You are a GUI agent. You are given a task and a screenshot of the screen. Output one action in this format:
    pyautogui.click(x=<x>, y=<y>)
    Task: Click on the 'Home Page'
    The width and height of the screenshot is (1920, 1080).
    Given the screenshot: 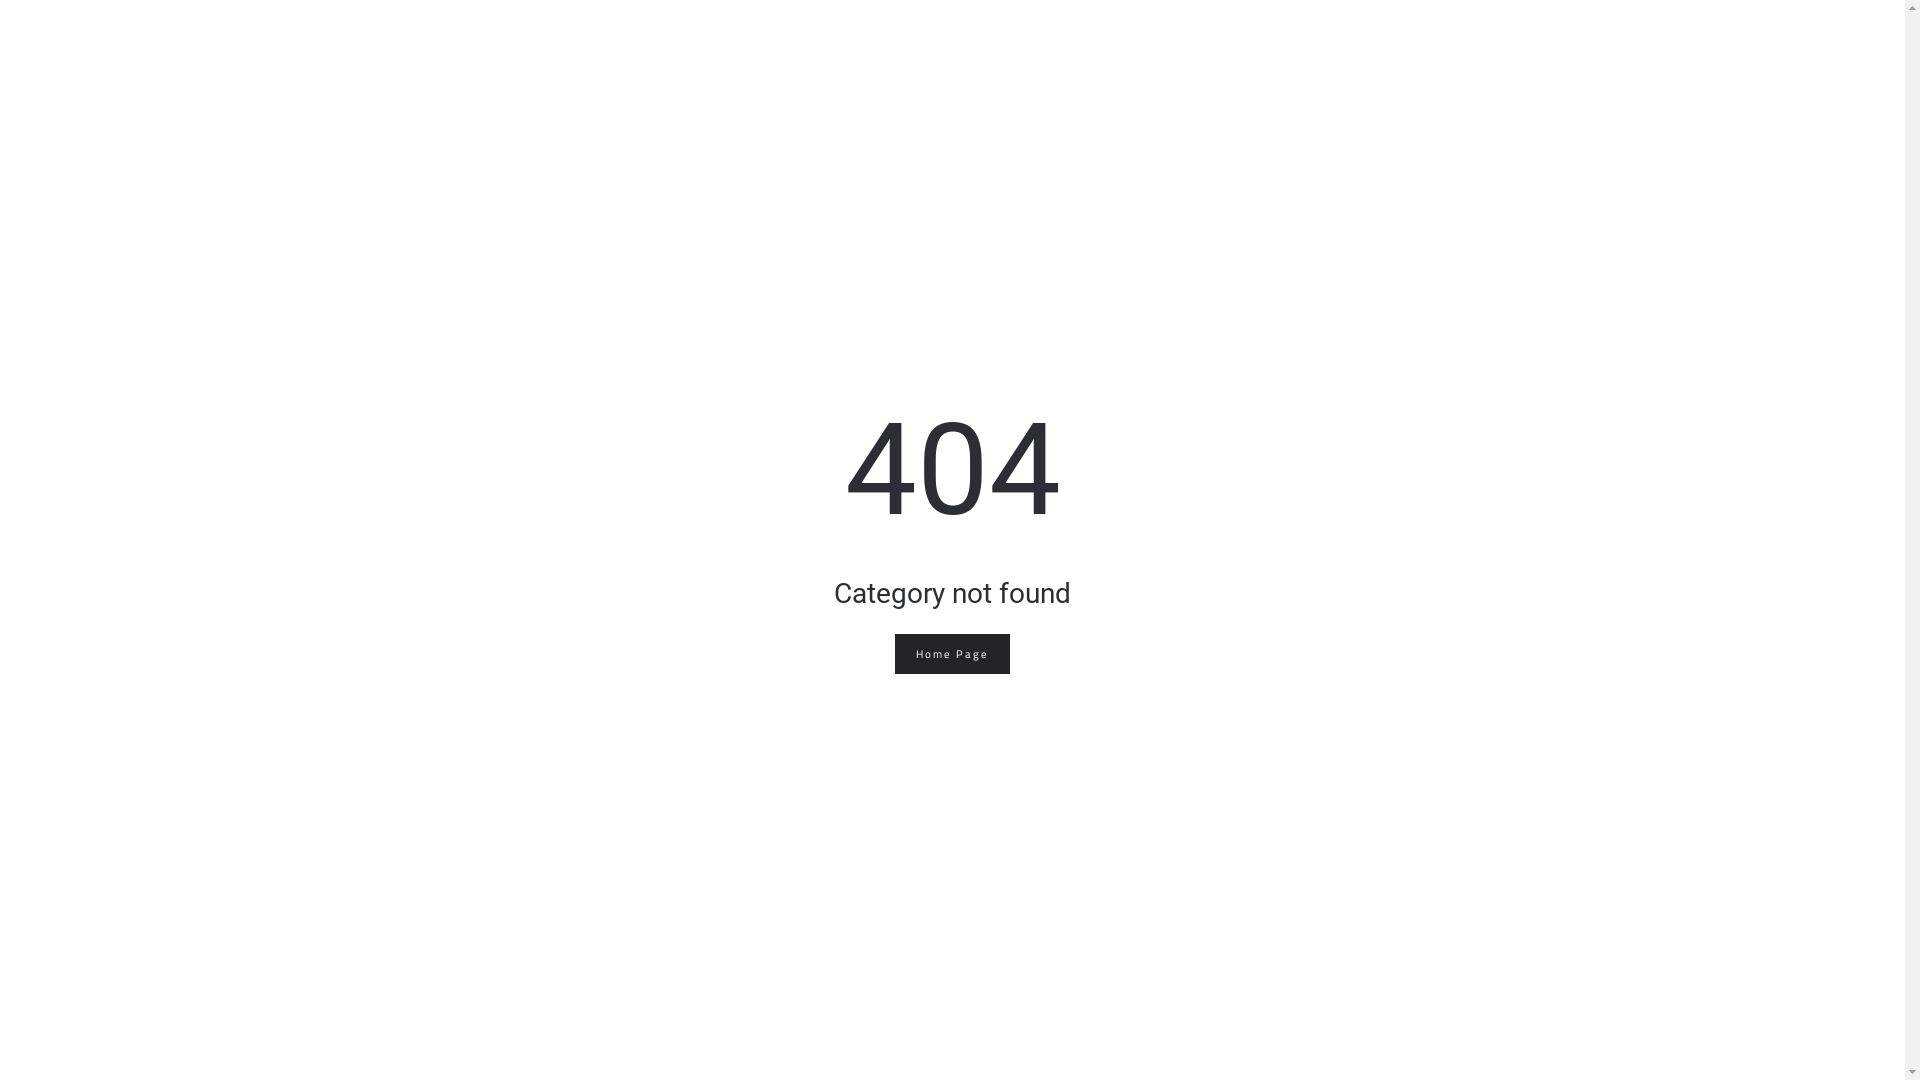 What is the action you would take?
    pyautogui.click(x=951, y=654)
    